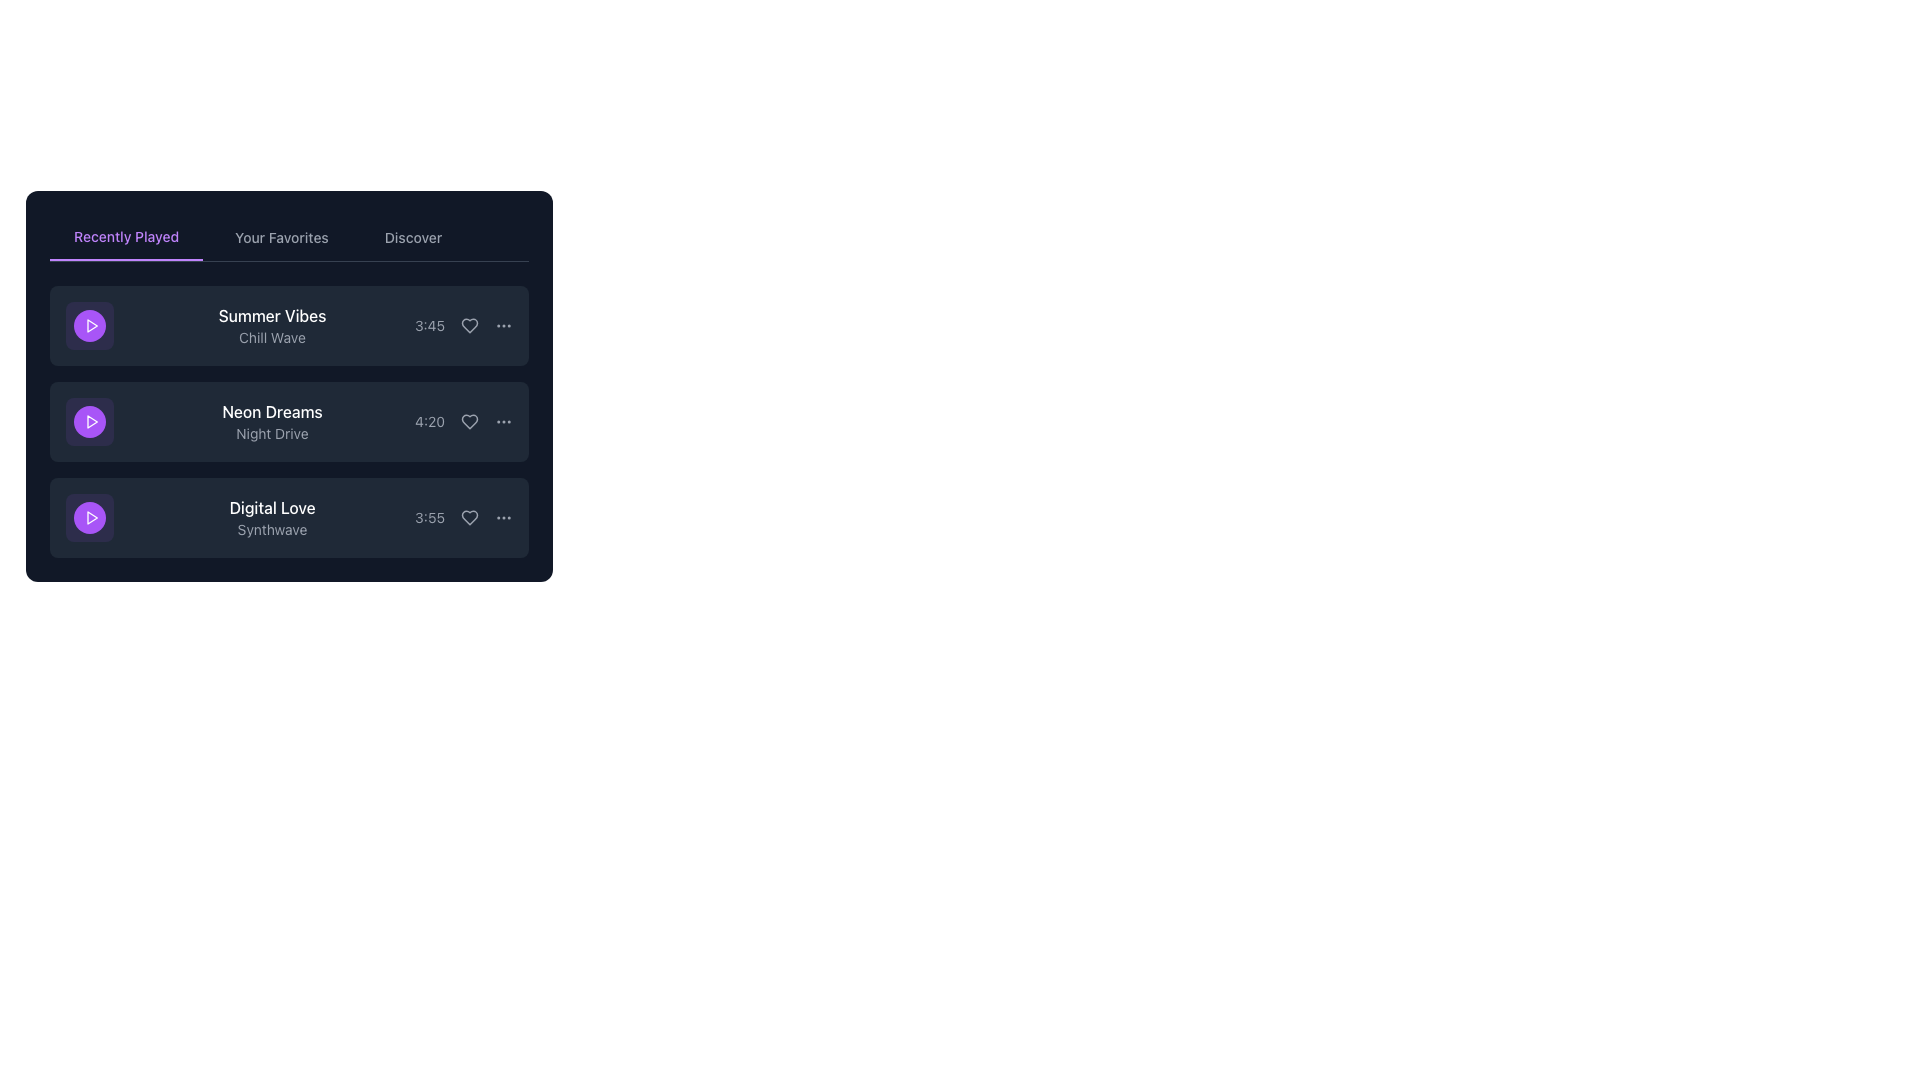 This screenshot has width=1920, height=1080. I want to click on the third heart icon in the vertical list to favorite or unfavorite the corresponding song in the 'Recently Played' tab, so click(469, 516).